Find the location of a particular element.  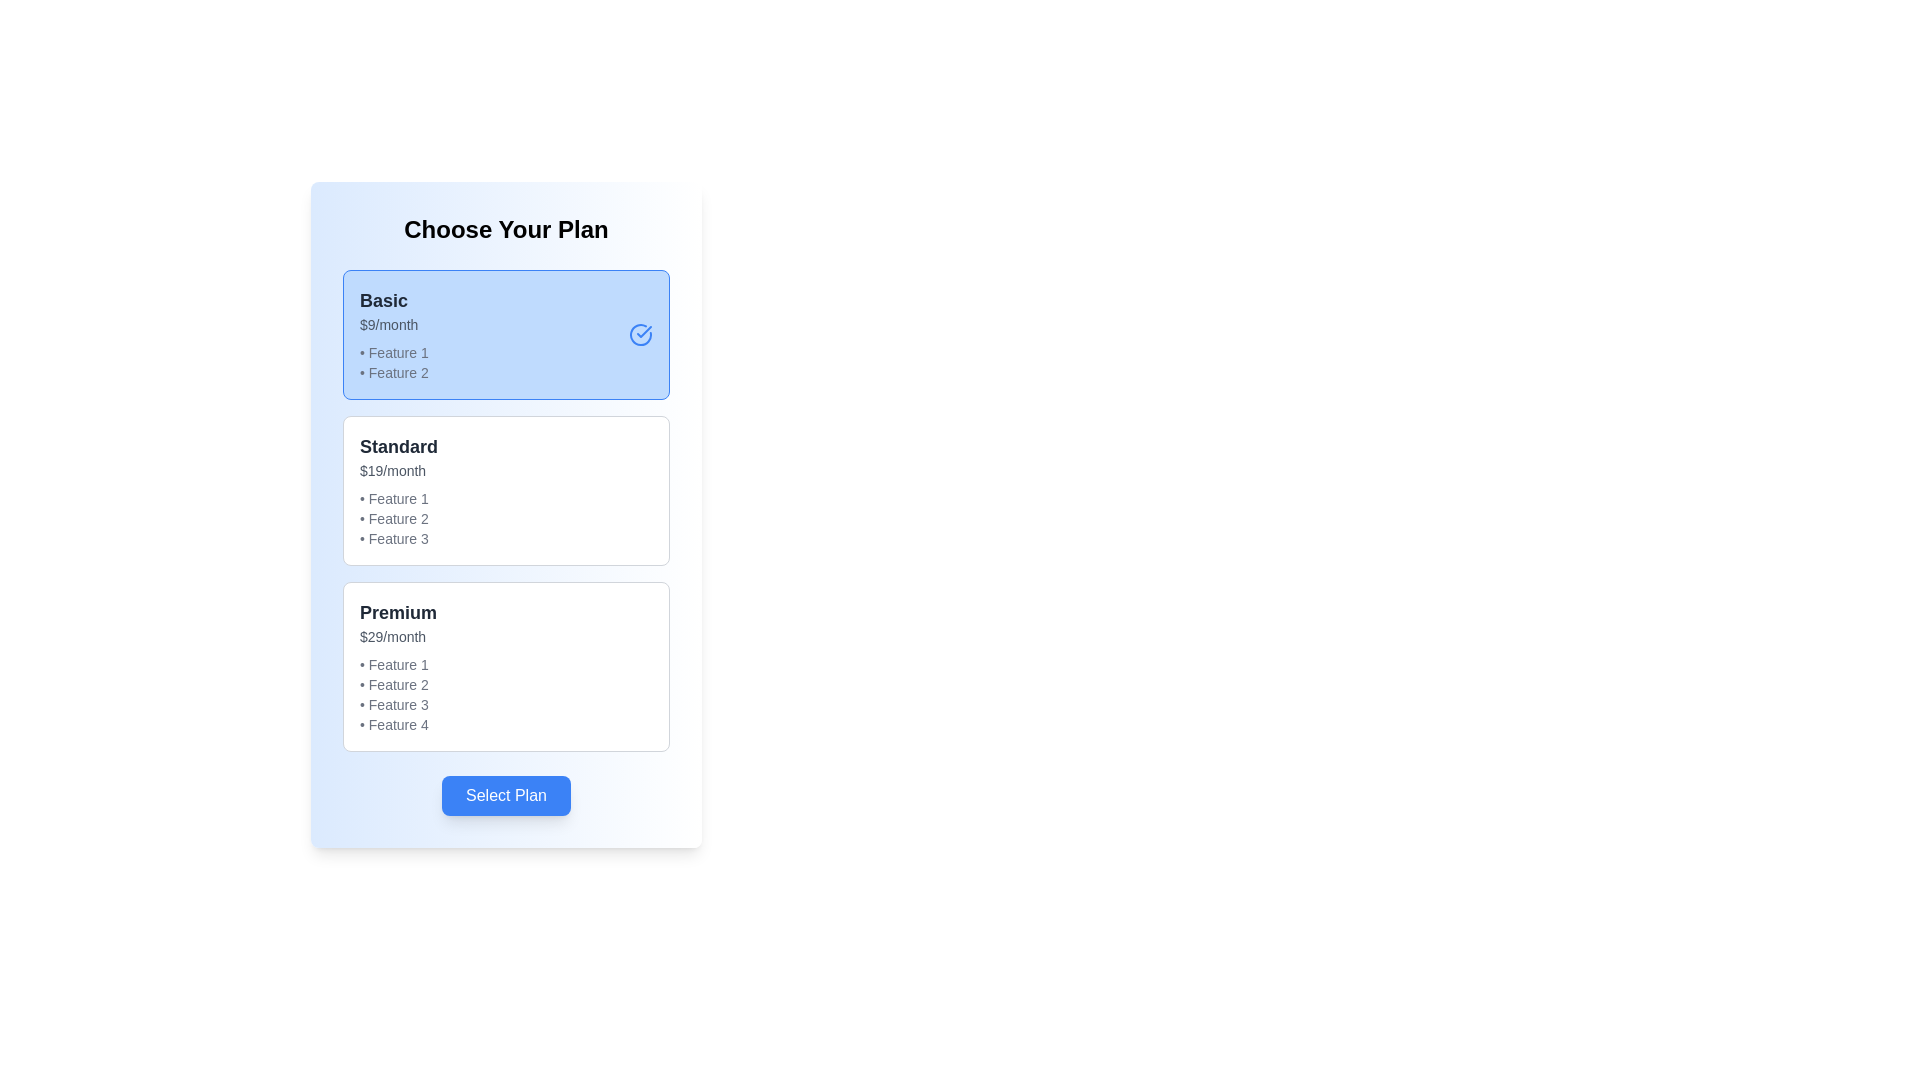

the second item in the feature list for the 'Premium' pricing plan, which is located within a bordered box containing other features and pricing information is located at coordinates (398, 684).